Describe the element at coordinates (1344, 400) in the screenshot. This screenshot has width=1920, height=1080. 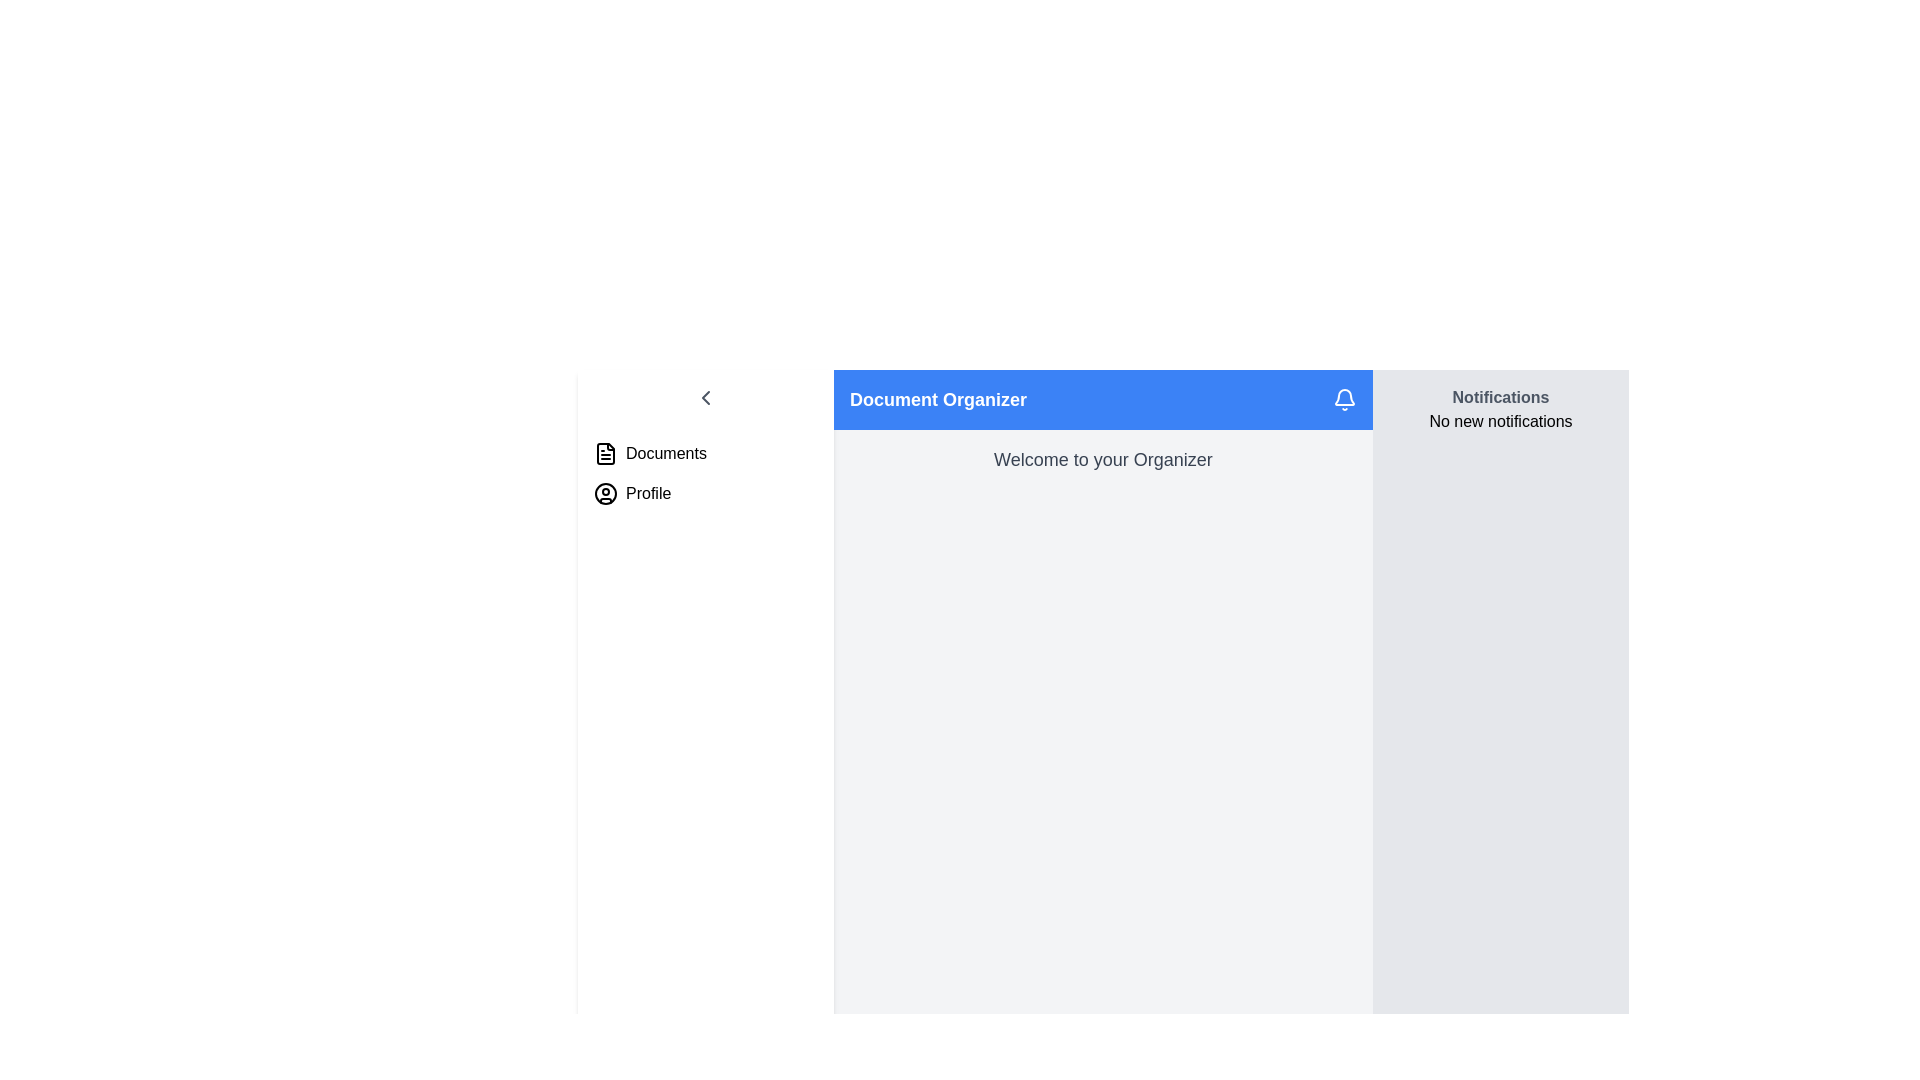
I see `the notification bell icon` at that location.